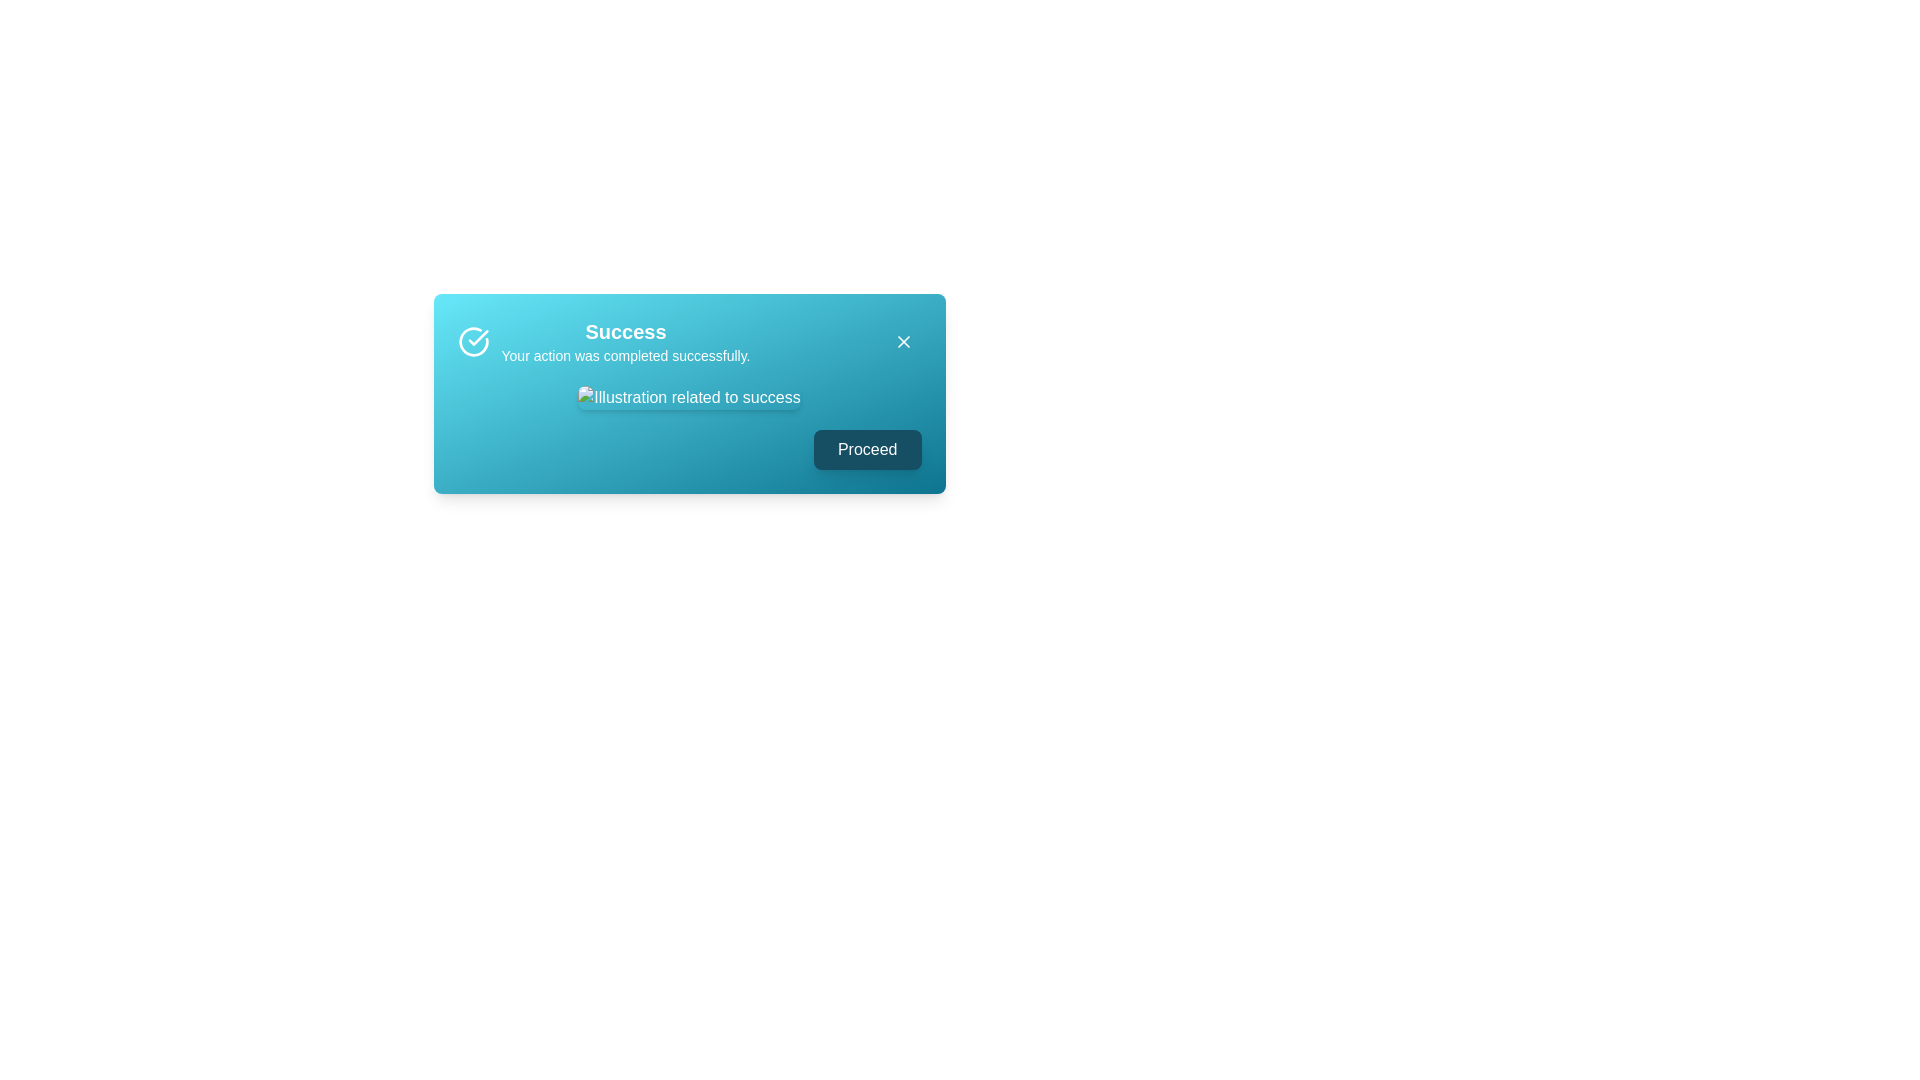 This screenshot has height=1080, width=1920. What do you see at coordinates (902, 341) in the screenshot?
I see `the close button to close the alert` at bounding box center [902, 341].